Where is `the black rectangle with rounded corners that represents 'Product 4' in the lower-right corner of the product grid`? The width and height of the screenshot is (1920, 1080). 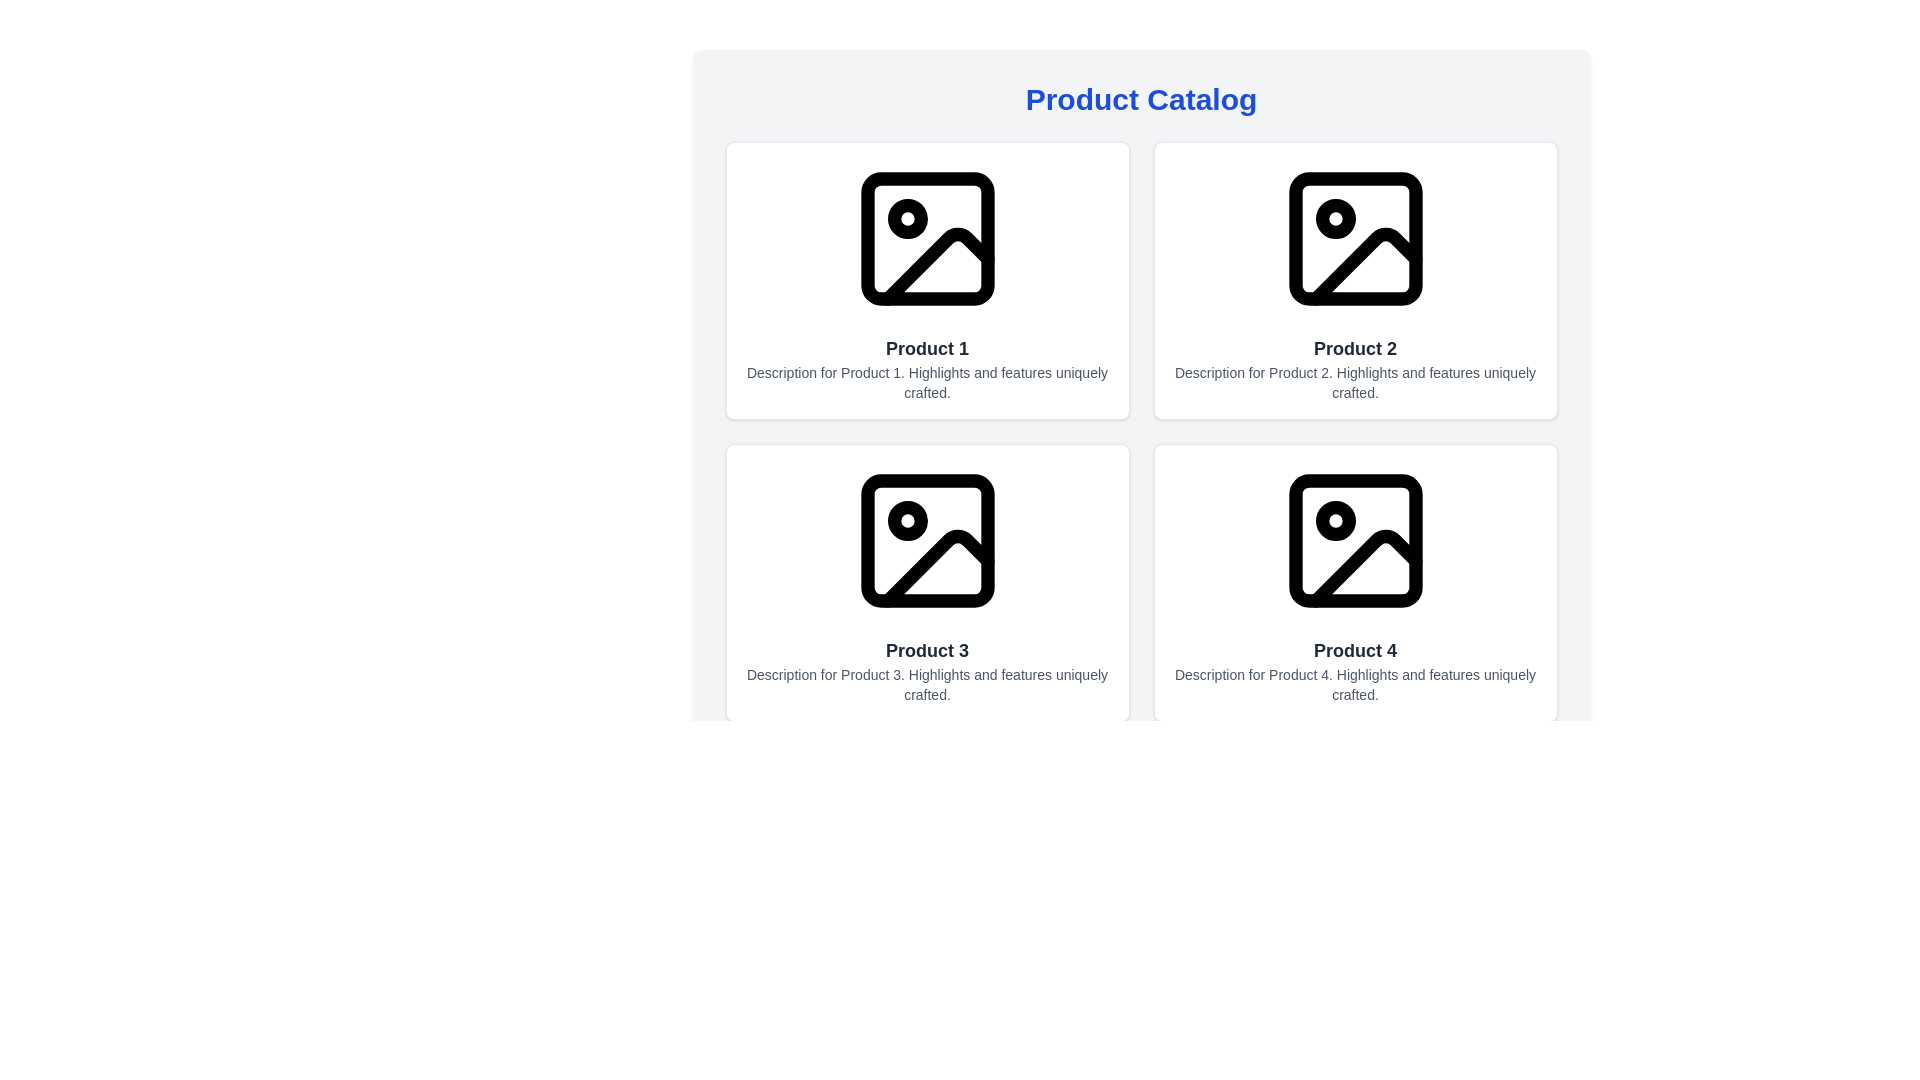 the black rectangle with rounded corners that represents 'Product 4' in the lower-right corner of the product grid is located at coordinates (1355, 540).